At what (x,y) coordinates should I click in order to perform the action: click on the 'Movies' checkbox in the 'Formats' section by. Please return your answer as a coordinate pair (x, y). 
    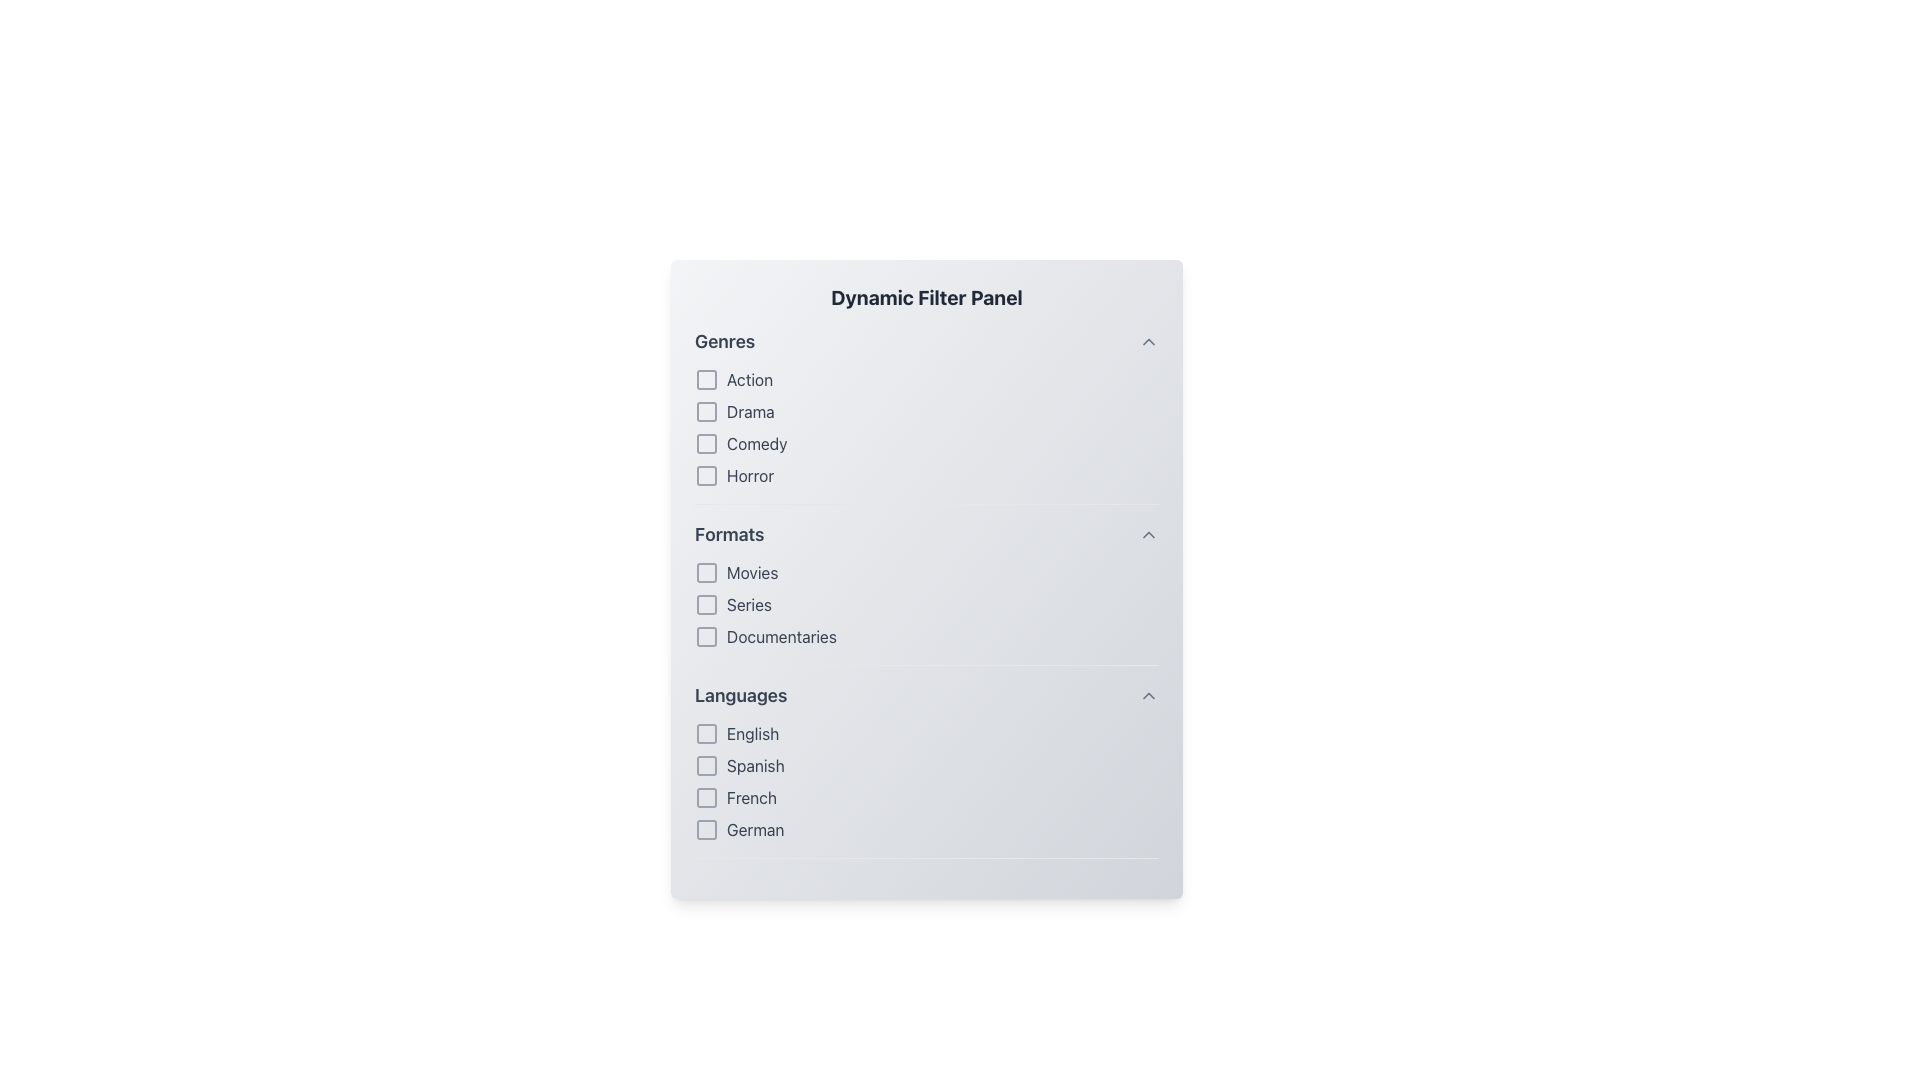
    Looking at the image, I should click on (706, 573).